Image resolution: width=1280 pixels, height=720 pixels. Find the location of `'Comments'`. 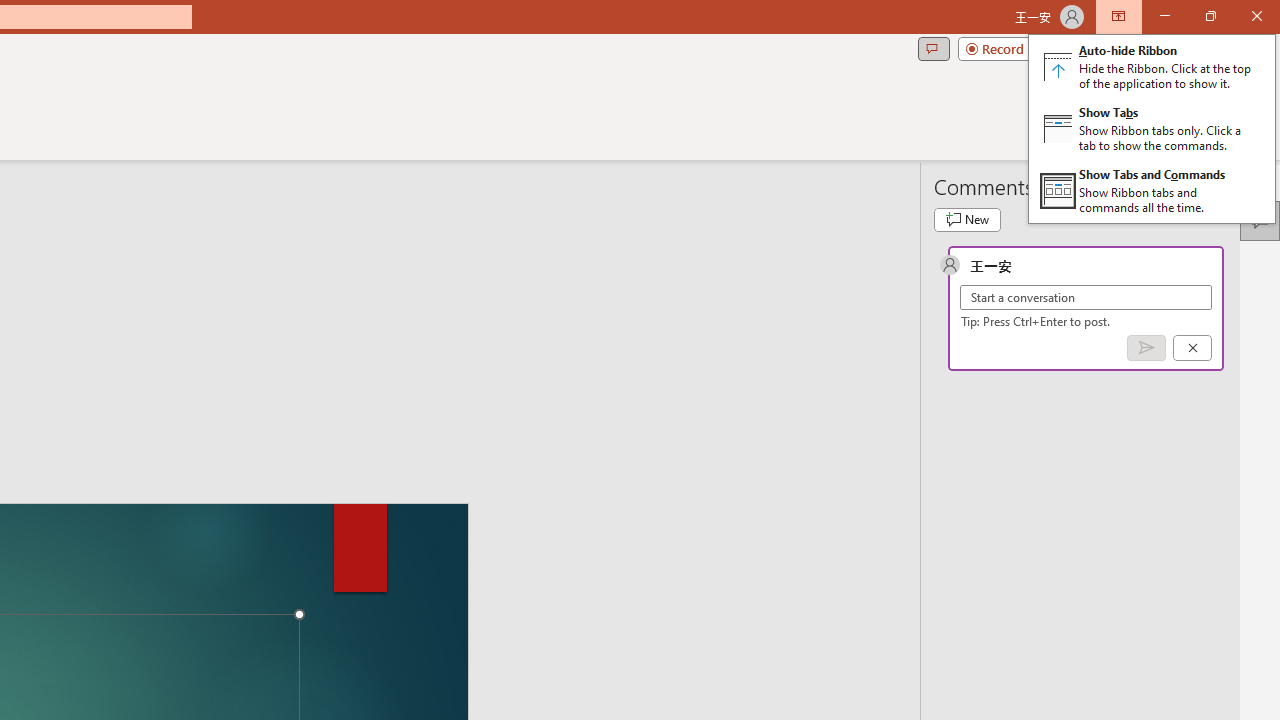

'Comments' is located at coordinates (932, 47).